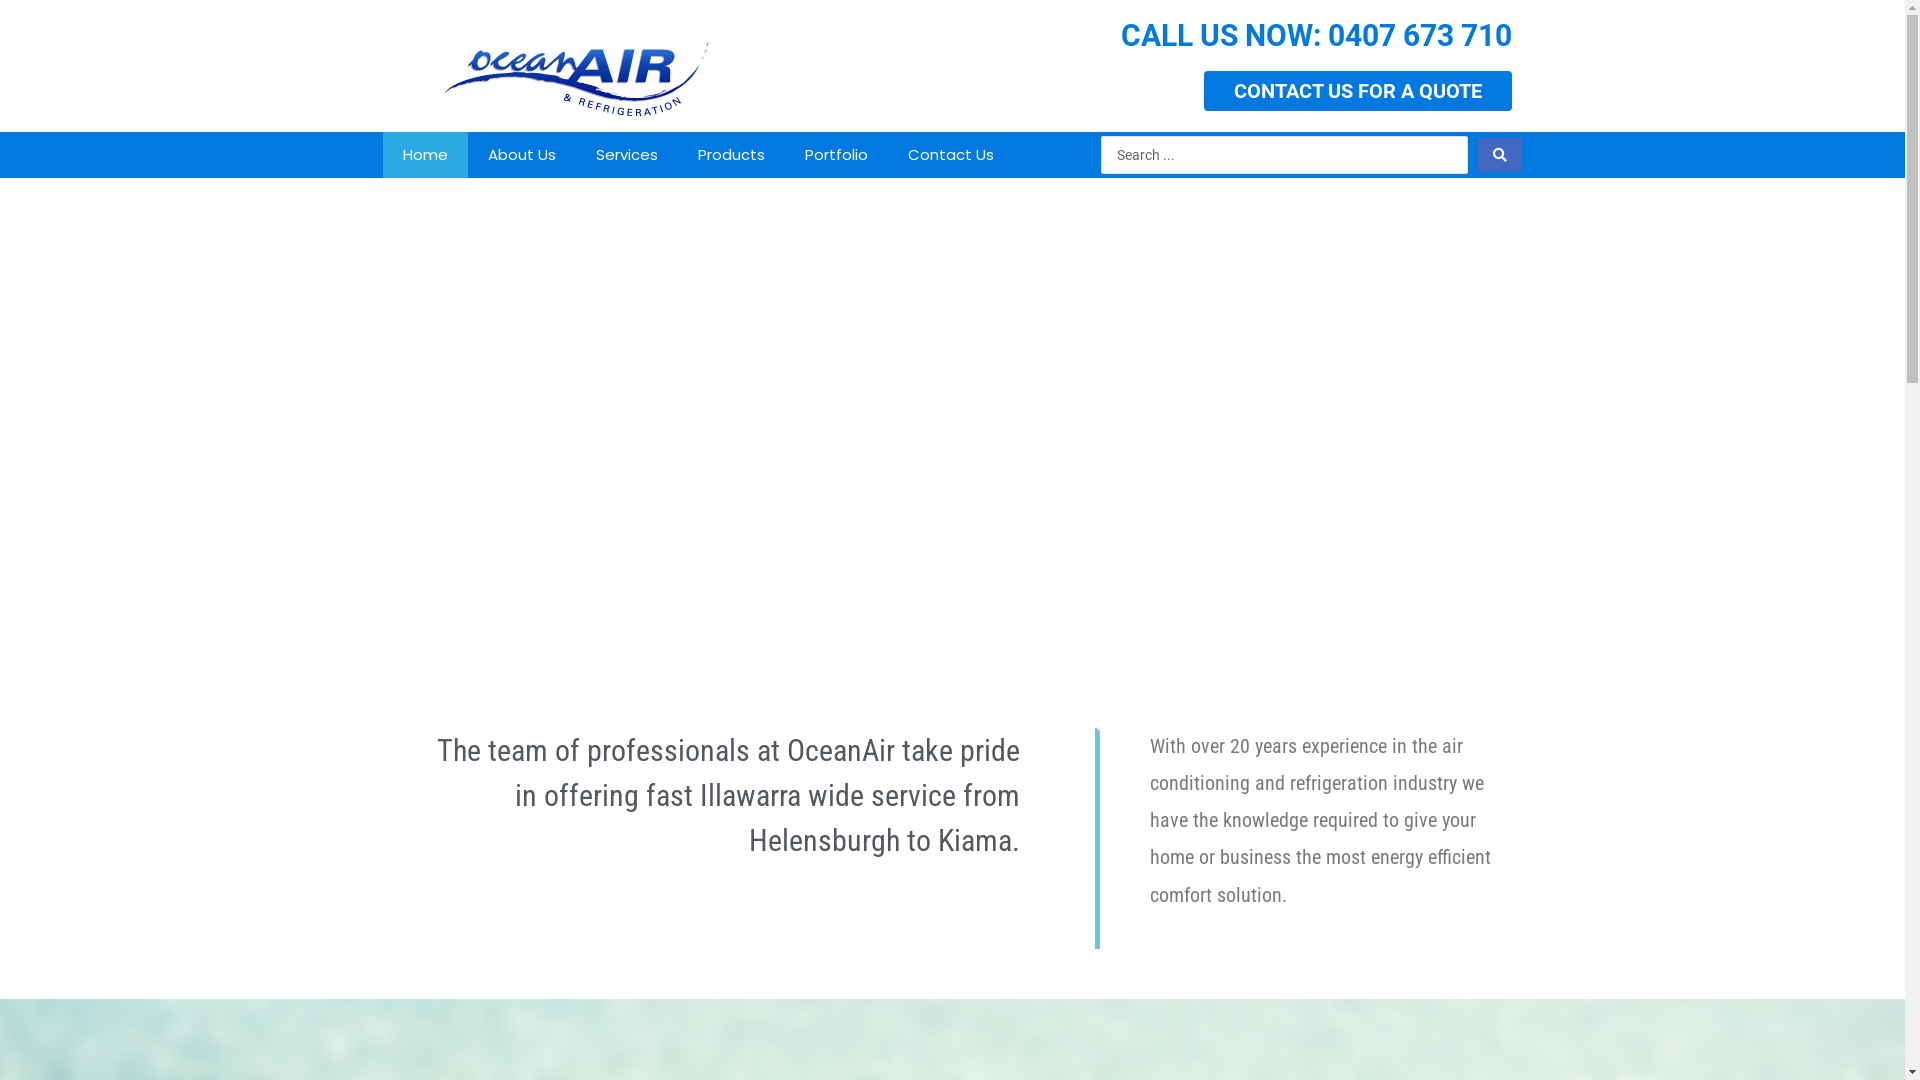 The height and width of the screenshot is (1080, 1920). Describe the element at coordinates (782, 153) in the screenshot. I see `'Portfolio'` at that location.